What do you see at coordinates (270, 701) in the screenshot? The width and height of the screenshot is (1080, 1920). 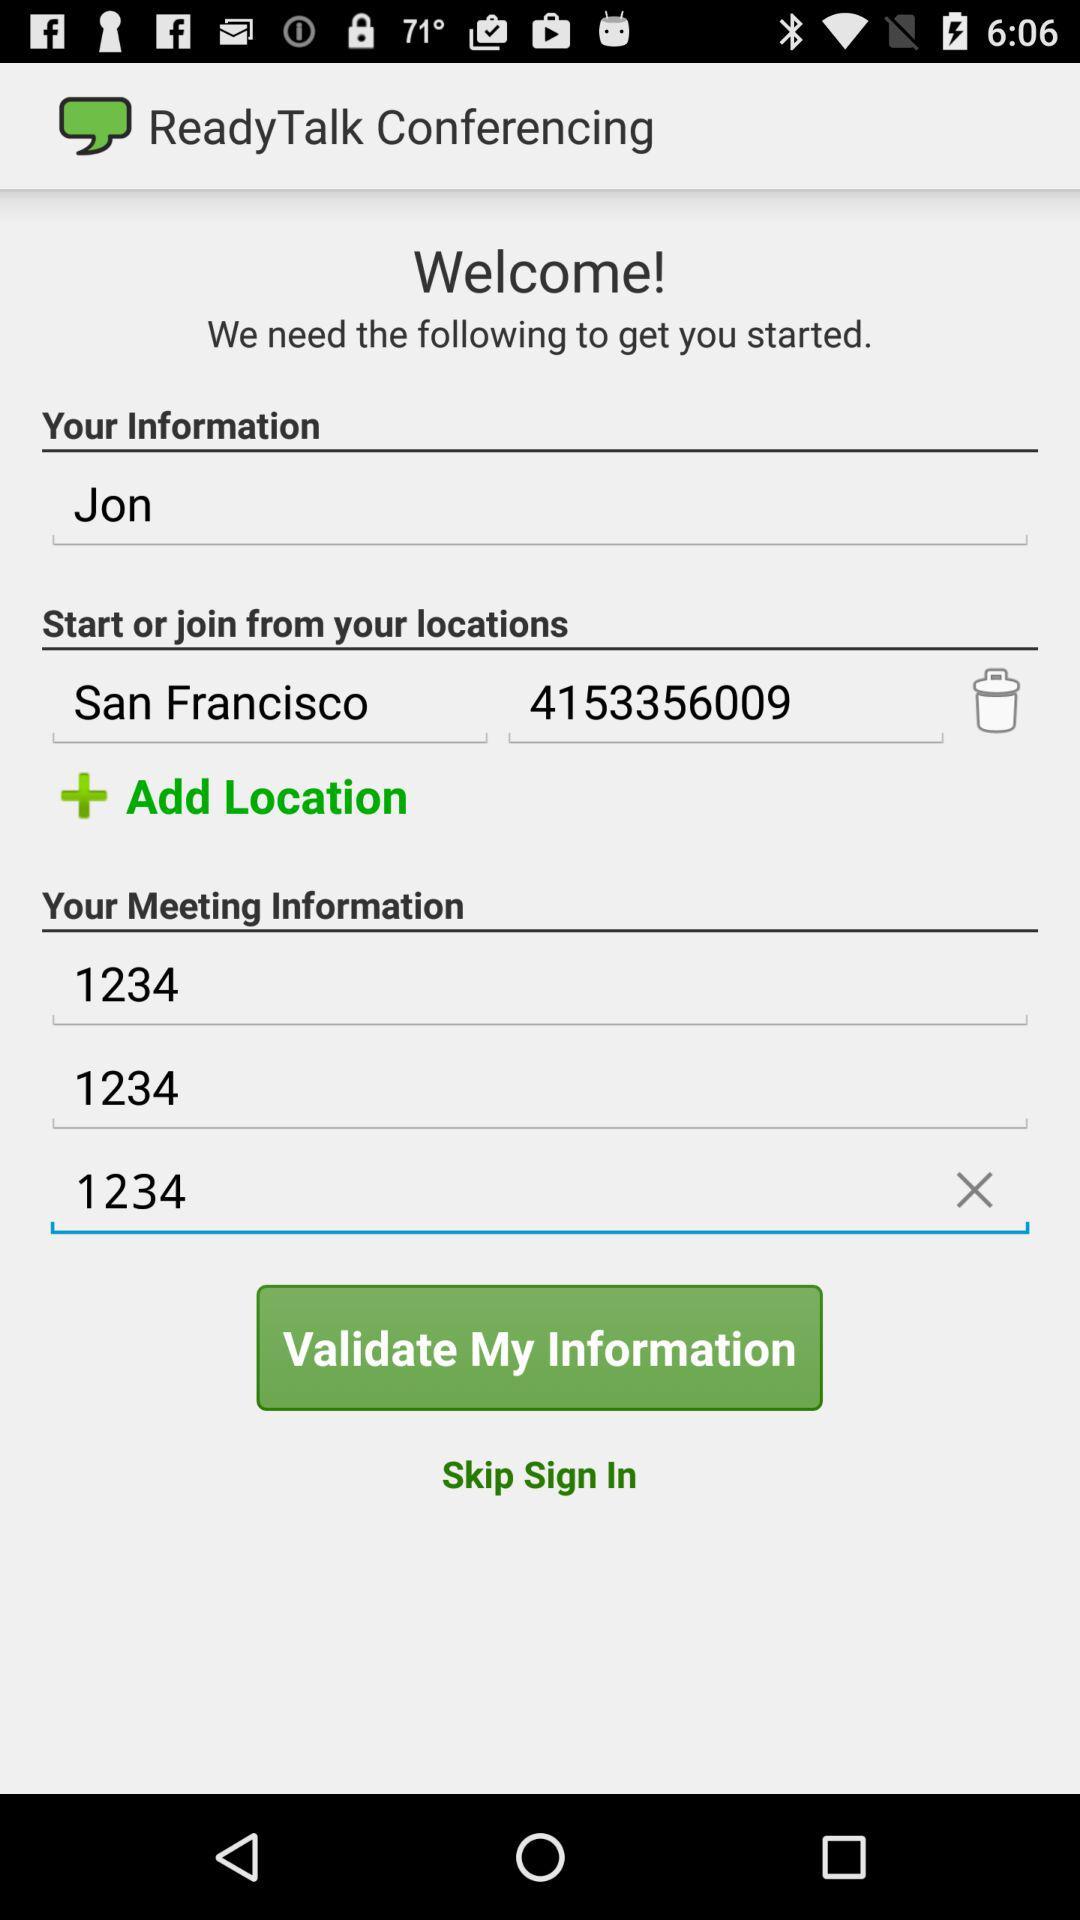 I see `san francisco item` at bounding box center [270, 701].